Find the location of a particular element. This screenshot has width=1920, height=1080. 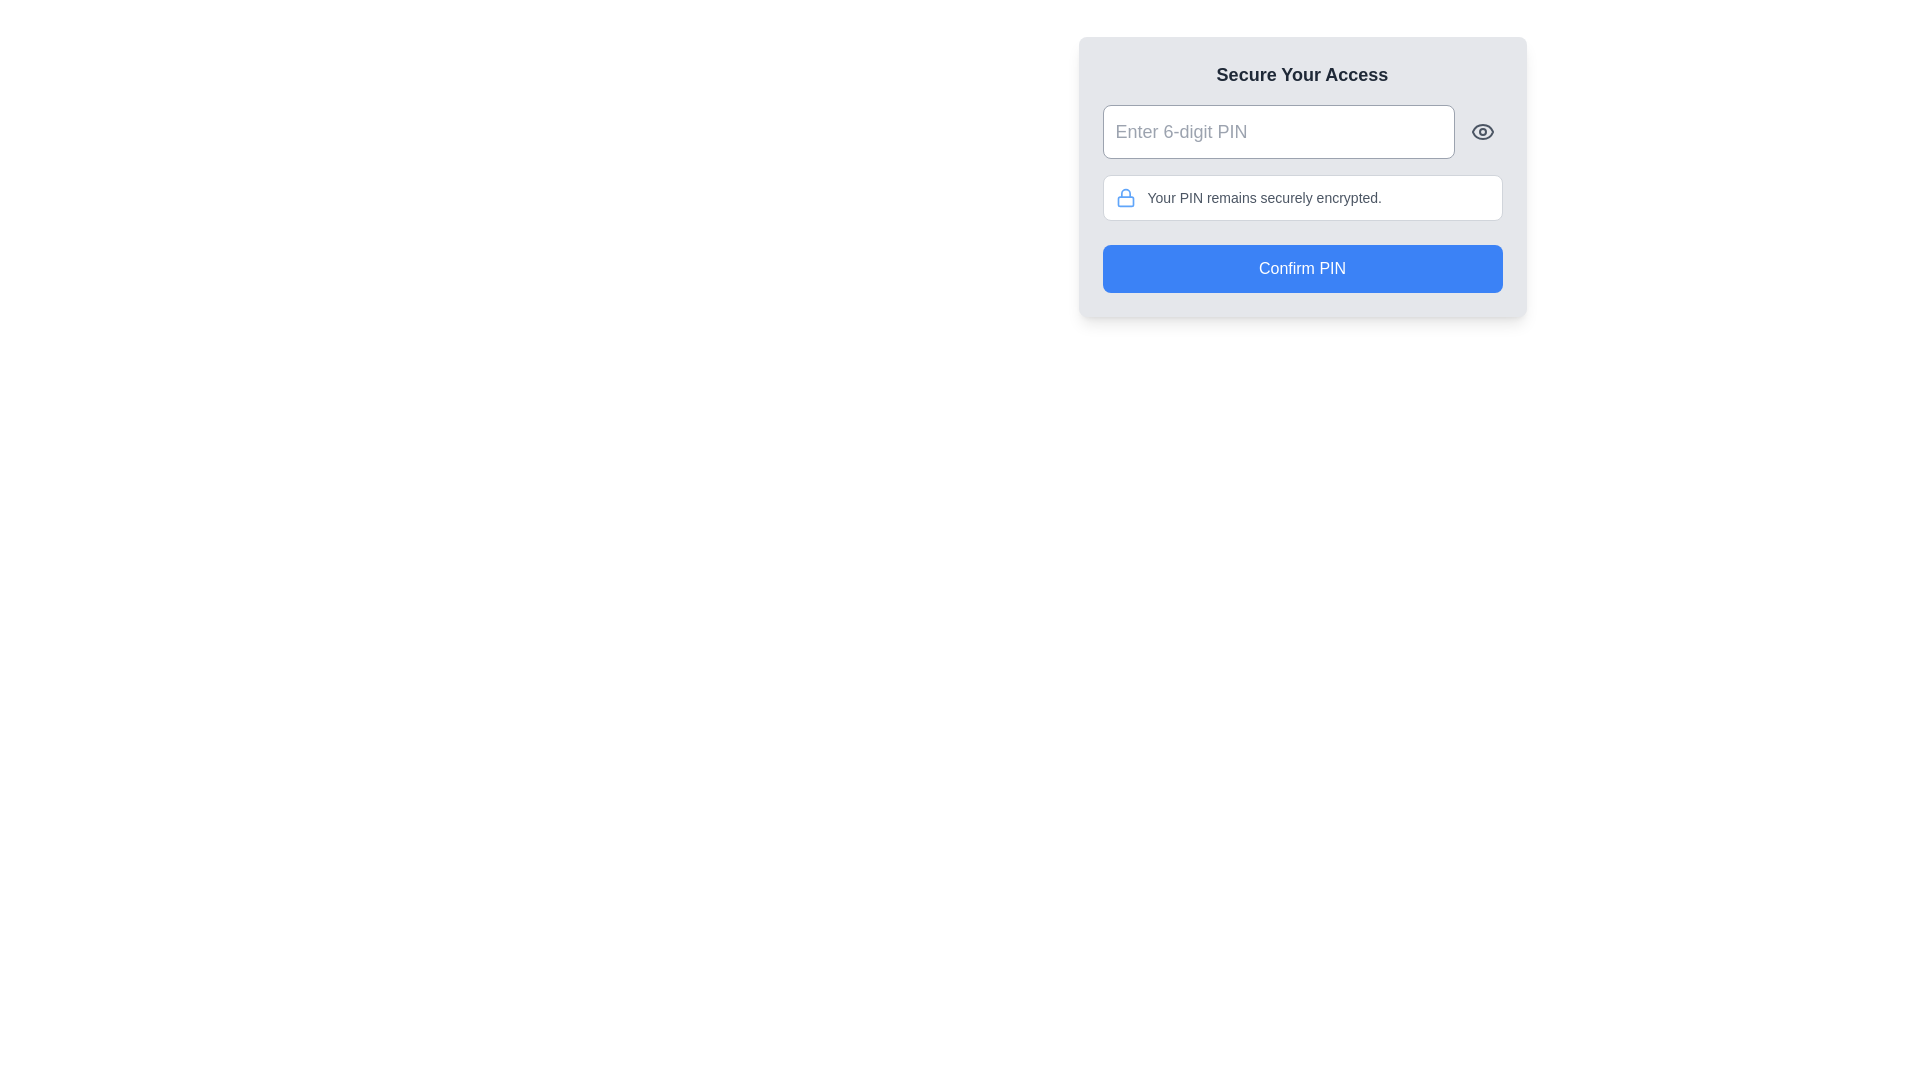

the 'Confirm PIN' button which has a blue background and white bold text, located at the bottom of the secure PIN form is located at coordinates (1302, 268).